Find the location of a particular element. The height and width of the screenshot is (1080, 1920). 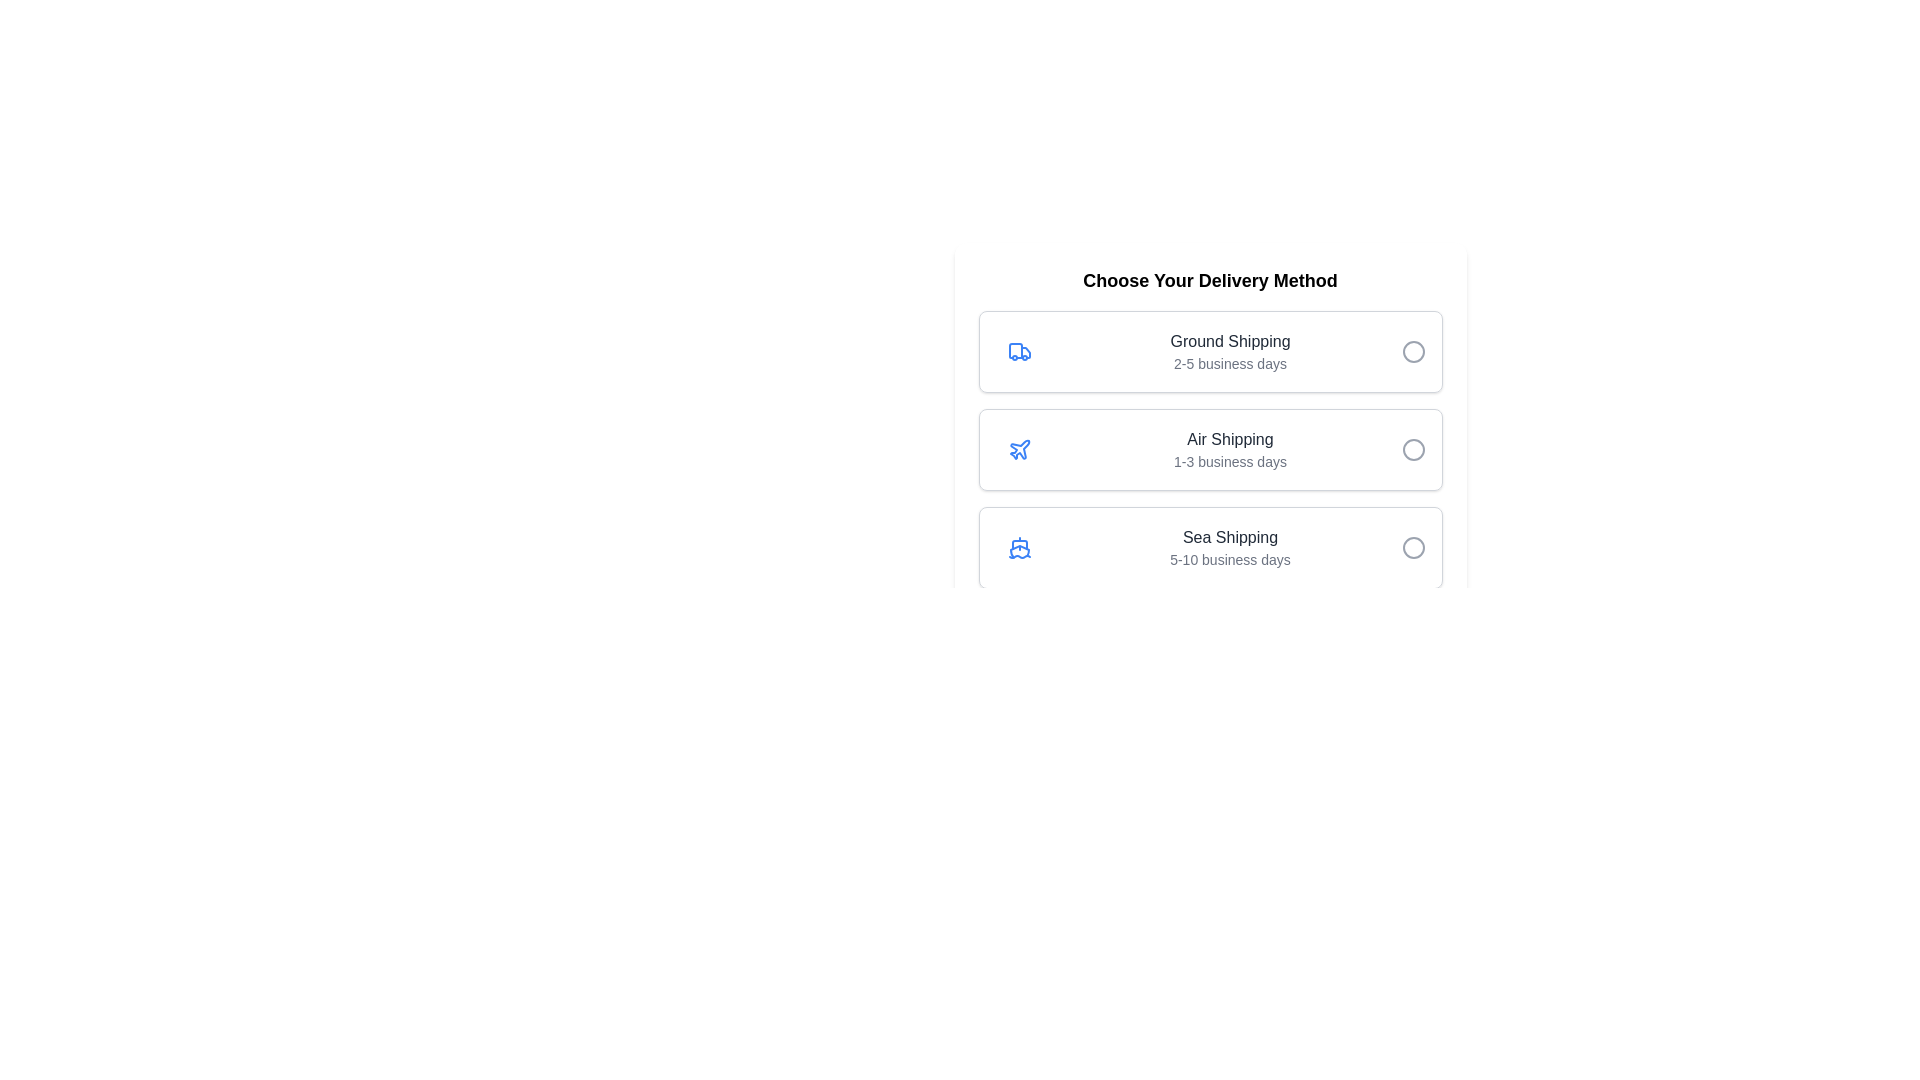

to select the 'Air Shipping' delivery option, which is the second selectable option in the list of shipping methods is located at coordinates (1209, 450).